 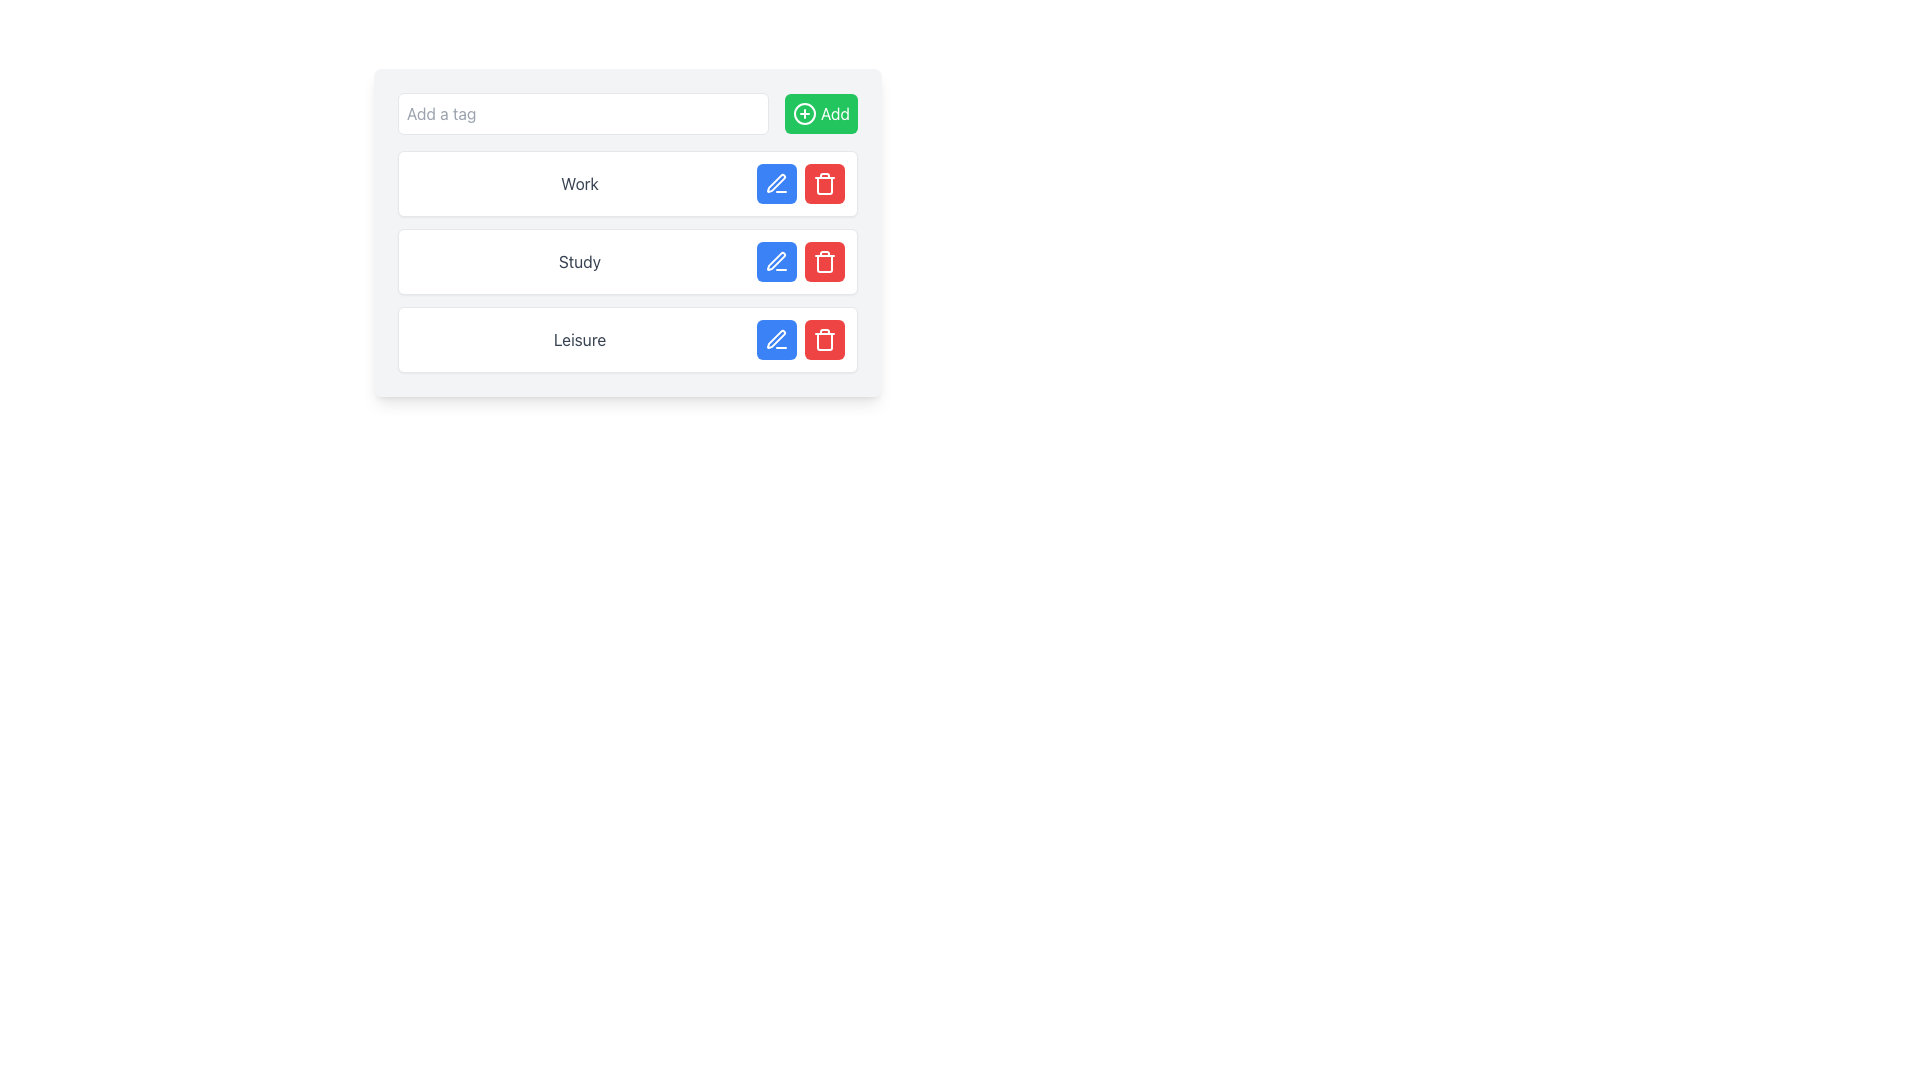 I want to click on the trash icon button with a red background, located to the right of the 'Leisure' label in the vertical list, so click(x=825, y=338).